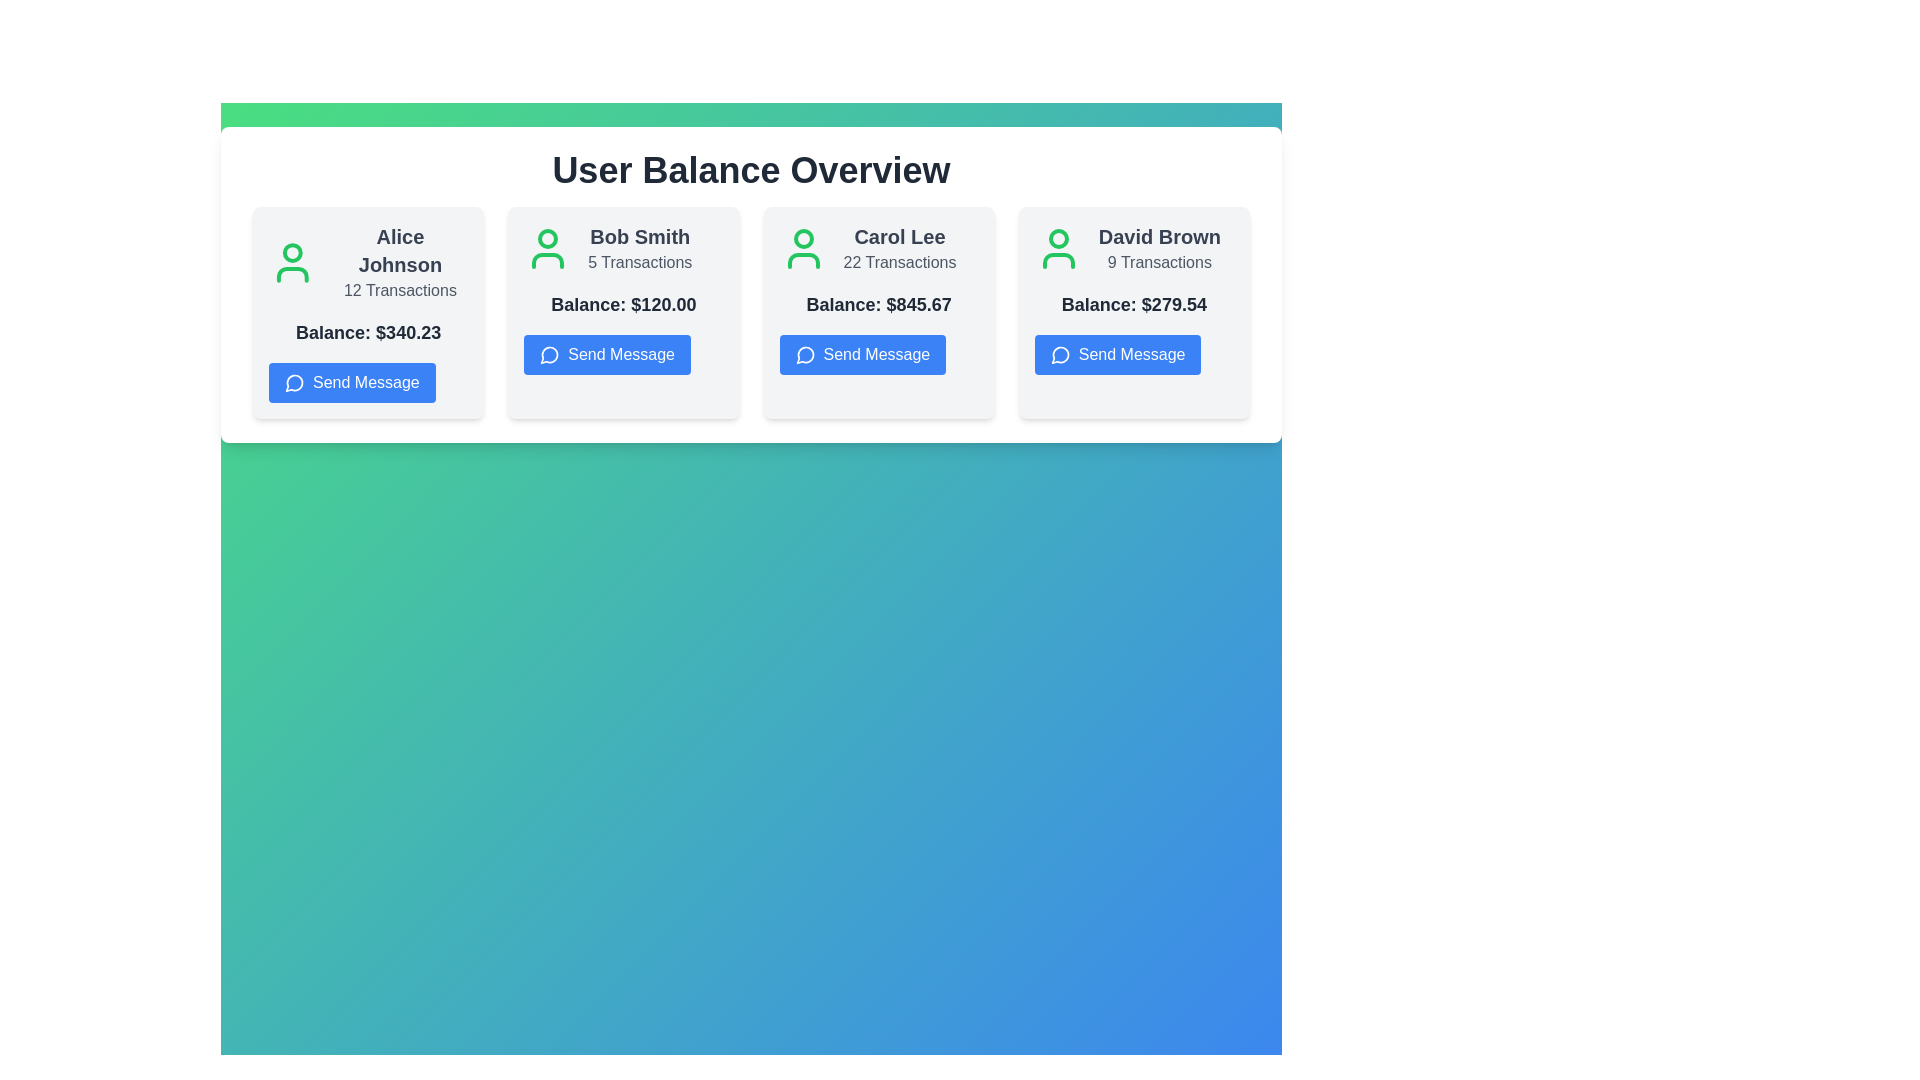 The image size is (1920, 1080). Describe the element at coordinates (1134, 248) in the screenshot. I see `the text element introducing user 'David Brown' located at the top right corner of the fourth user card in the 'User Balance Overview' section` at that location.